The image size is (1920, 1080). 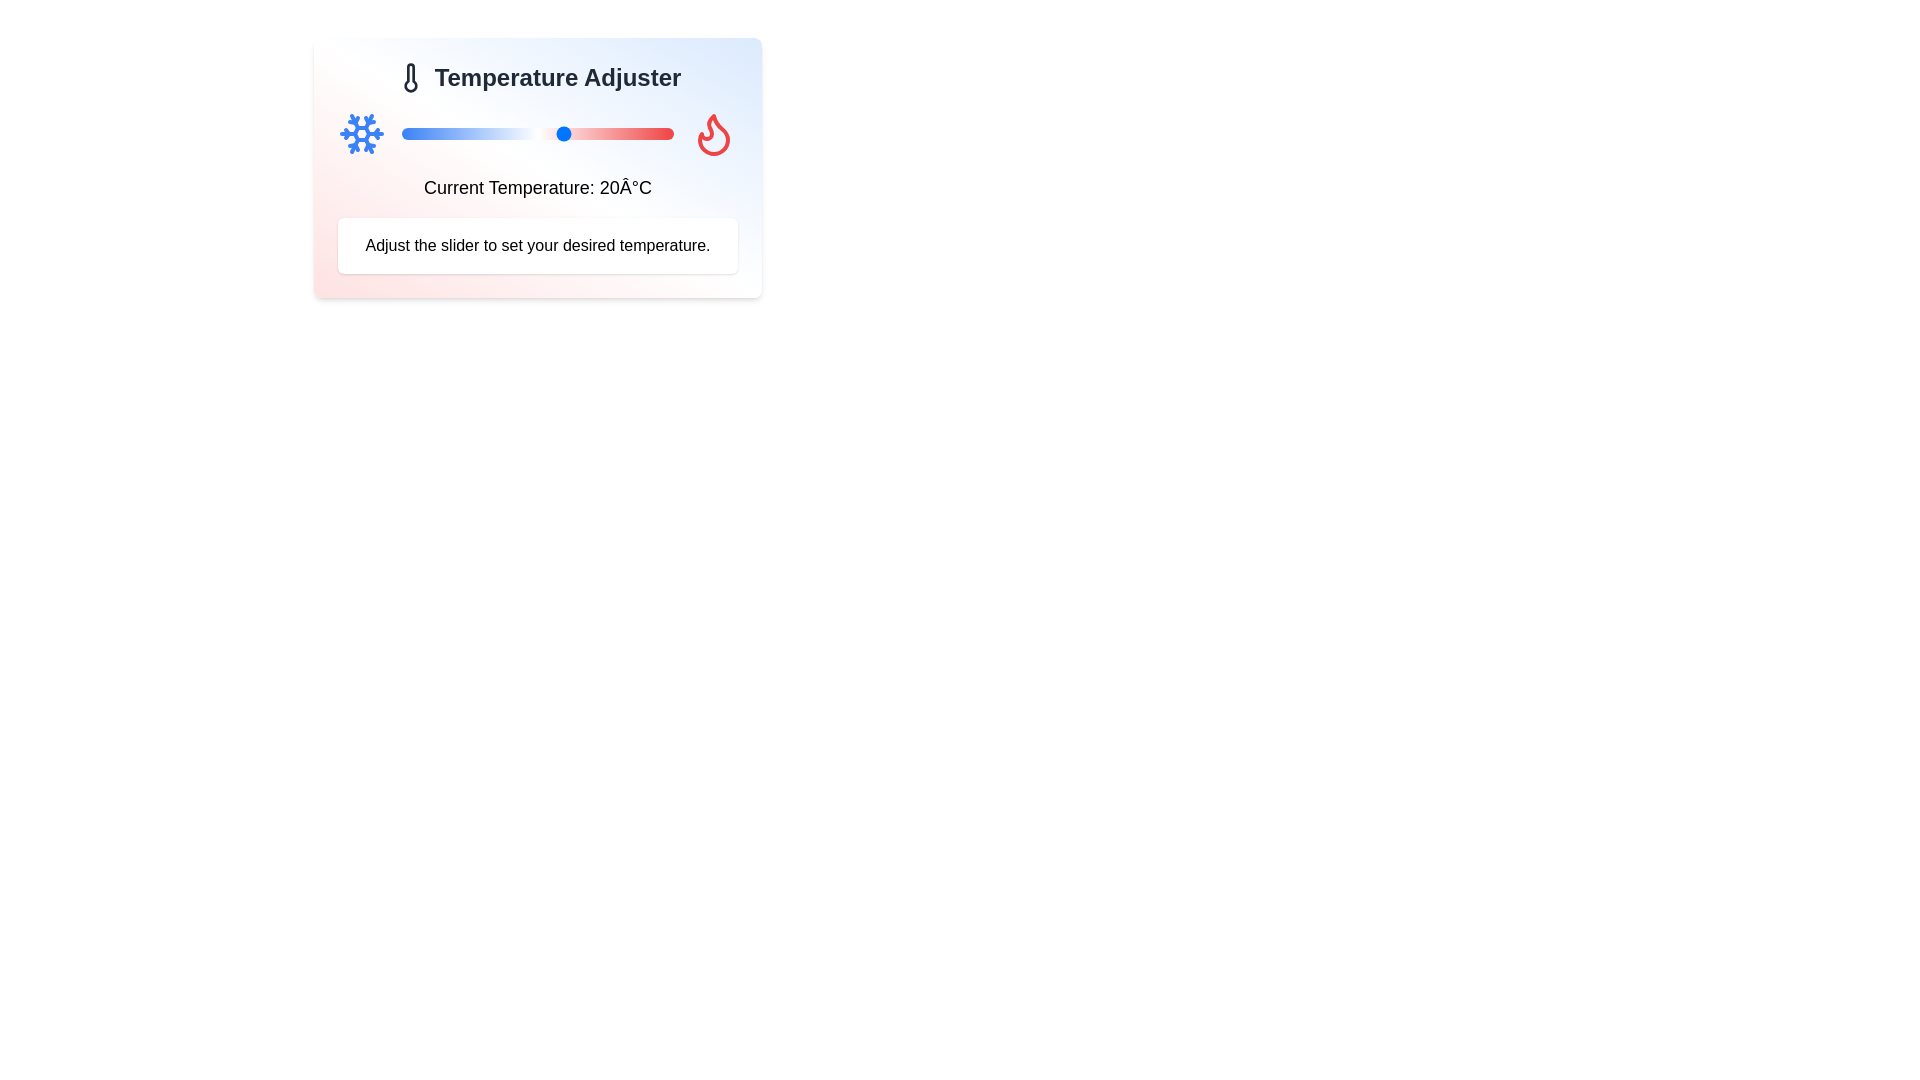 What do you see at coordinates (607, 134) in the screenshot?
I see `the slider to set the temperature to 28°C` at bounding box center [607, 134].